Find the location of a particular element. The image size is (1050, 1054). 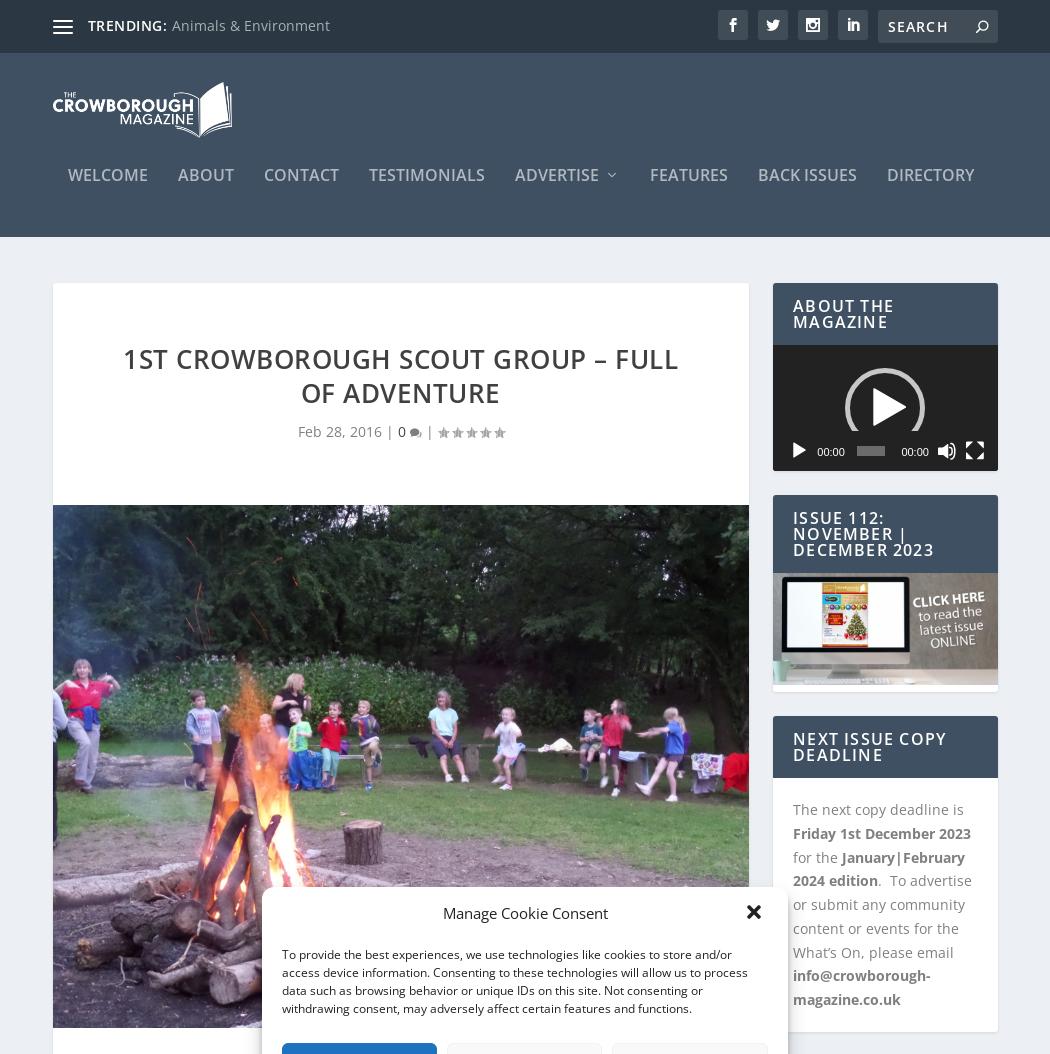

'Advertise' is located at coordinates (555, 183).